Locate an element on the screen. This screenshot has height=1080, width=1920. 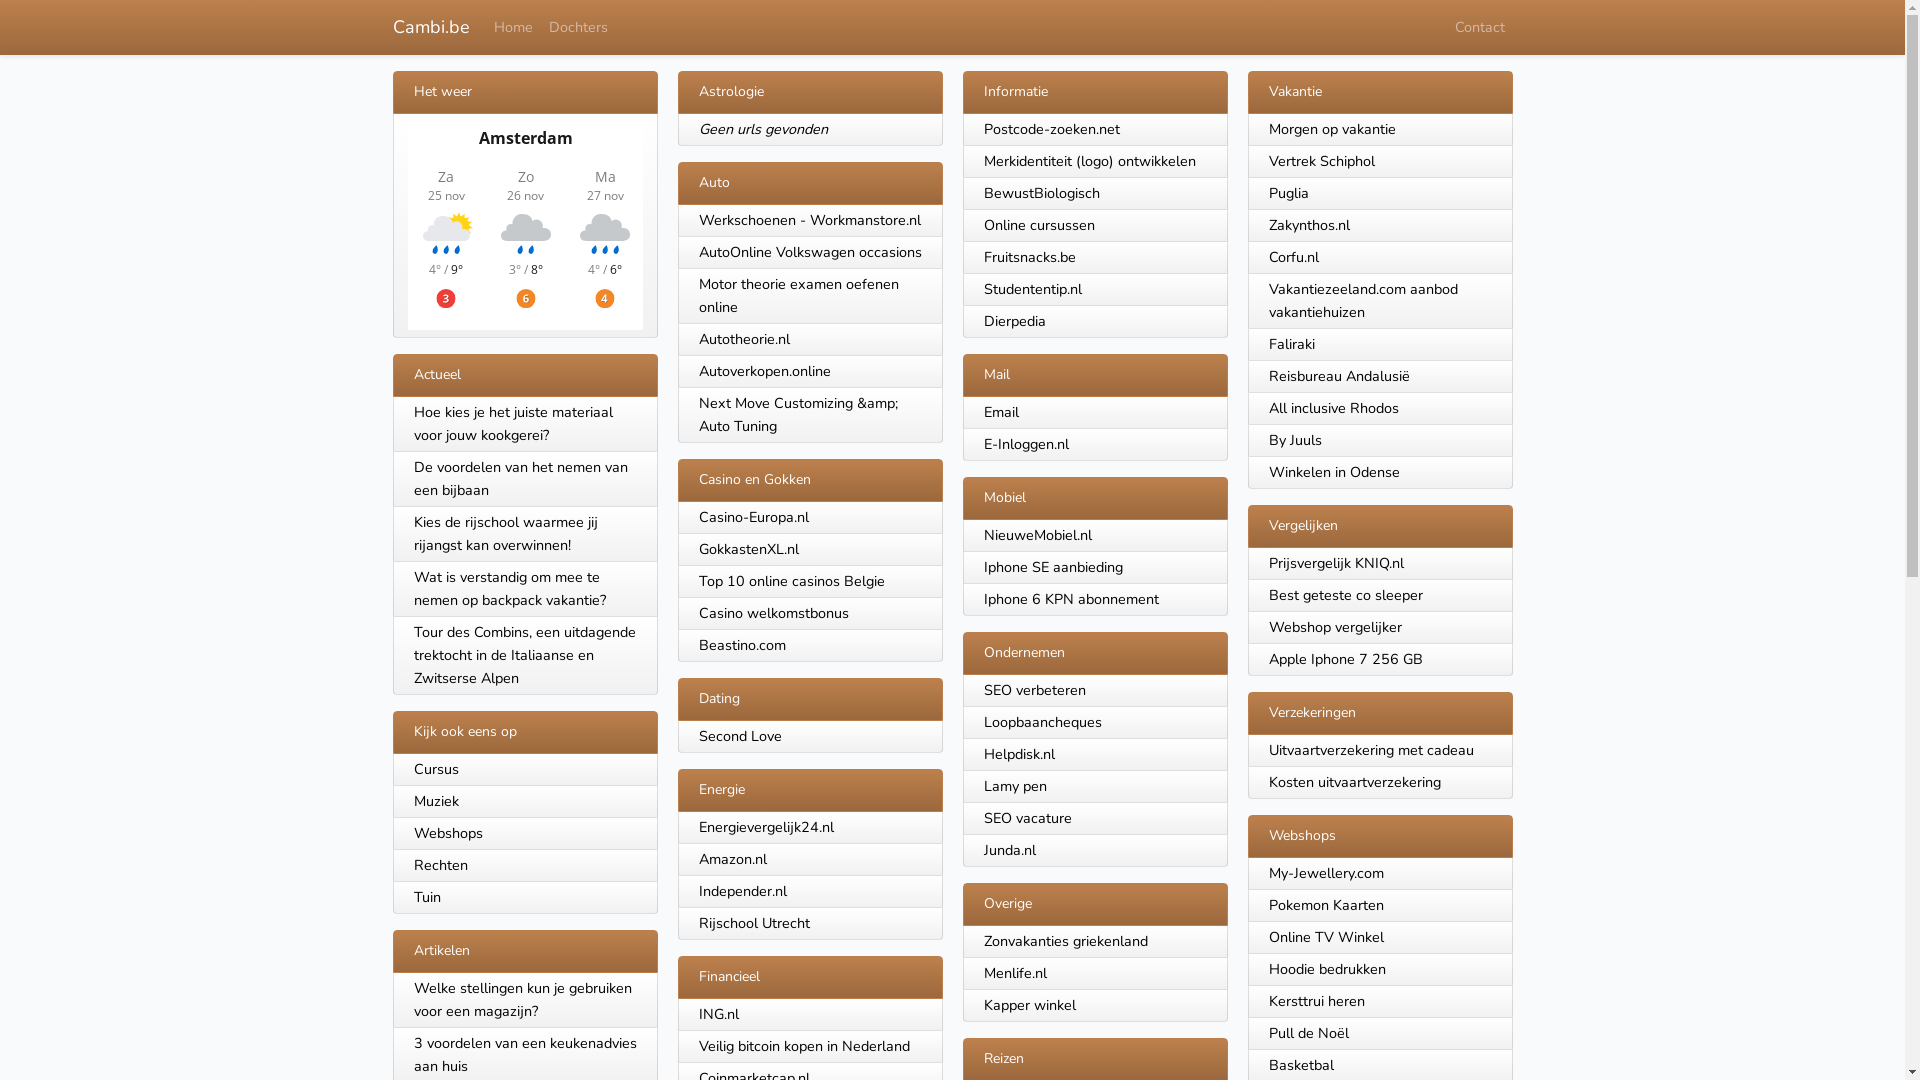
'Winkelen in Odense' is located at coordinates (1266, 471).